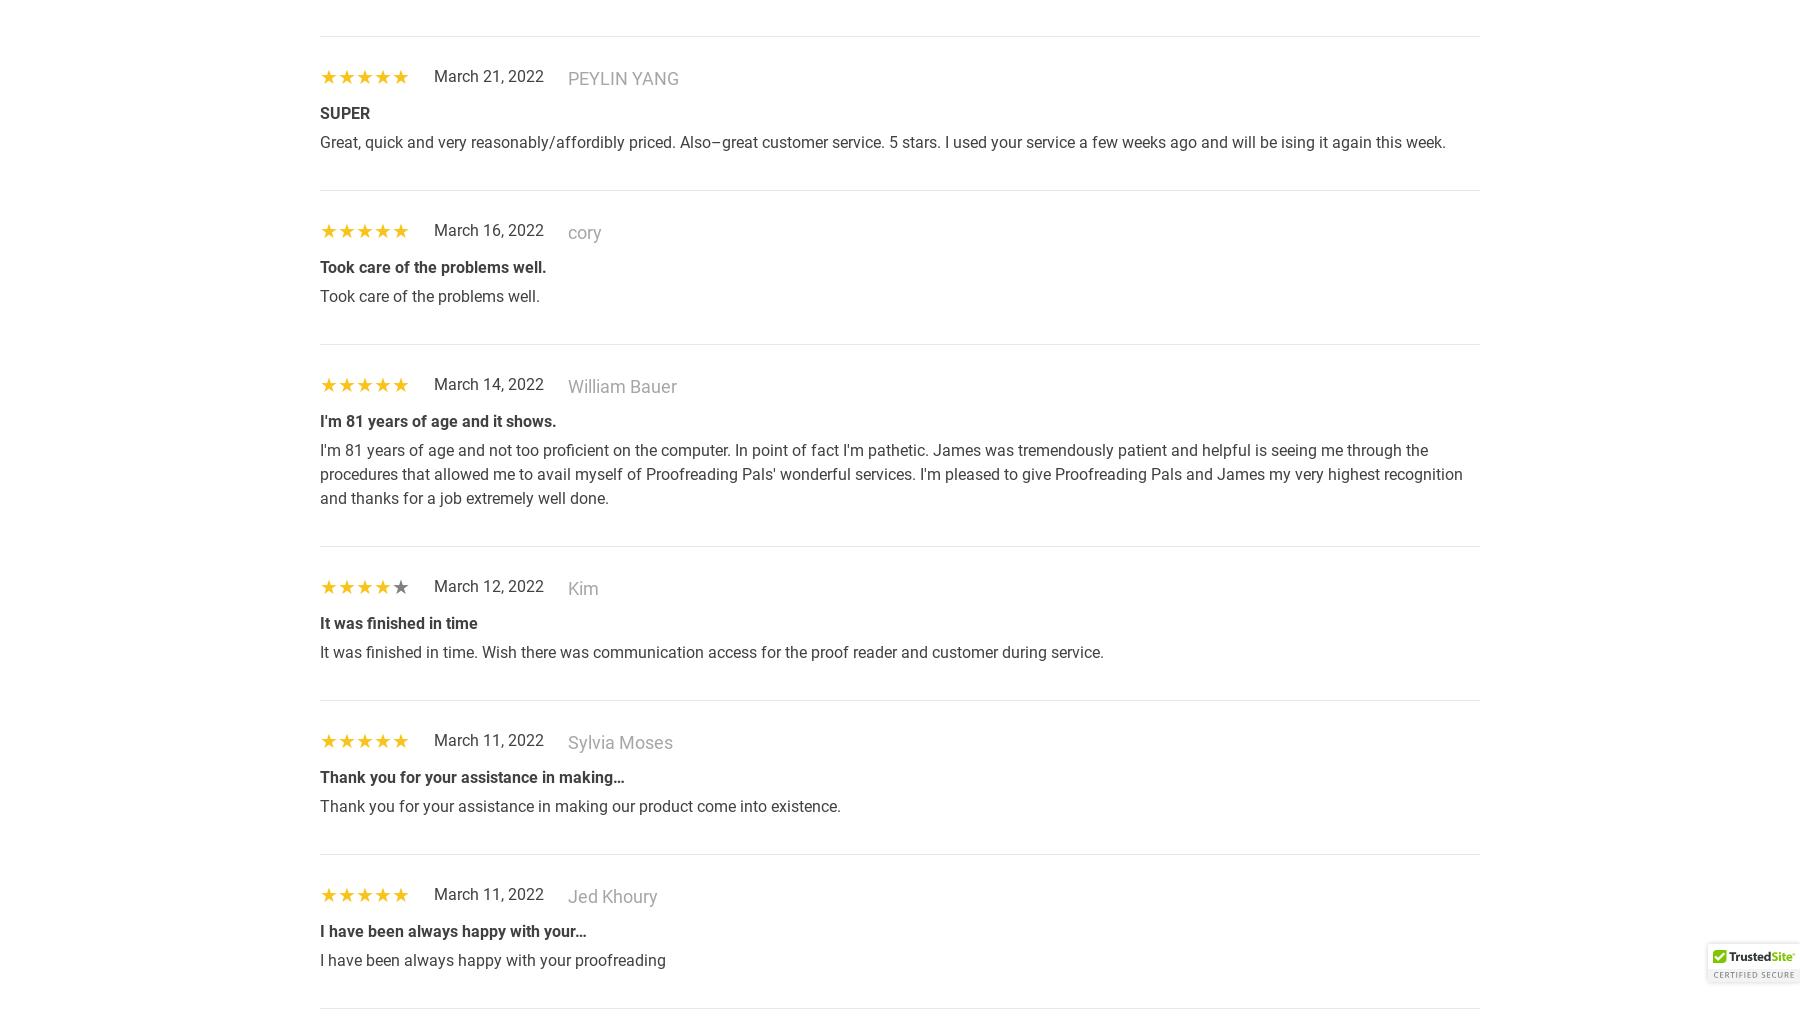 The height and width of the screenshot is (1031, 1800). I want to click on 'March 12, 2022', so click(488, 585).